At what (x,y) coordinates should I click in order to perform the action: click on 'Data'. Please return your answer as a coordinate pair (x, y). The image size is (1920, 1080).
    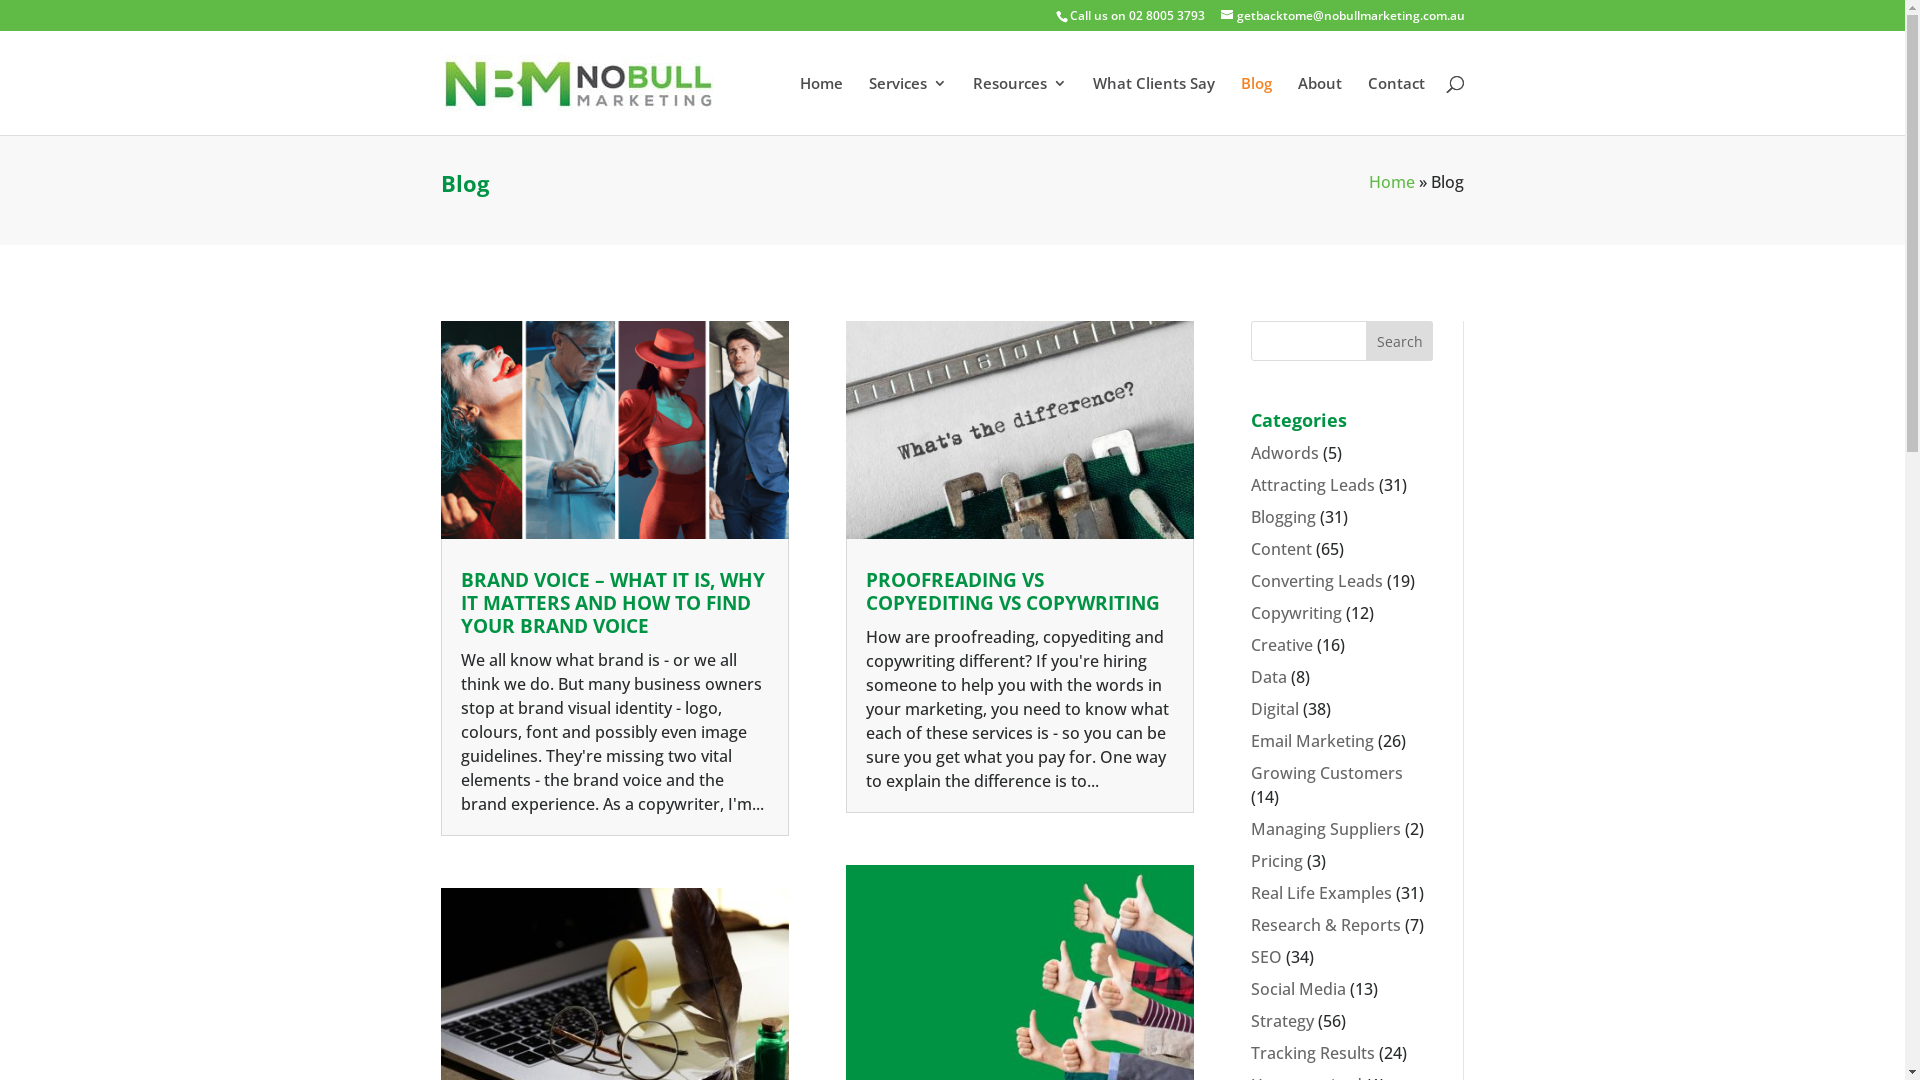
    Looking at the image, I should click on (1250, 676).